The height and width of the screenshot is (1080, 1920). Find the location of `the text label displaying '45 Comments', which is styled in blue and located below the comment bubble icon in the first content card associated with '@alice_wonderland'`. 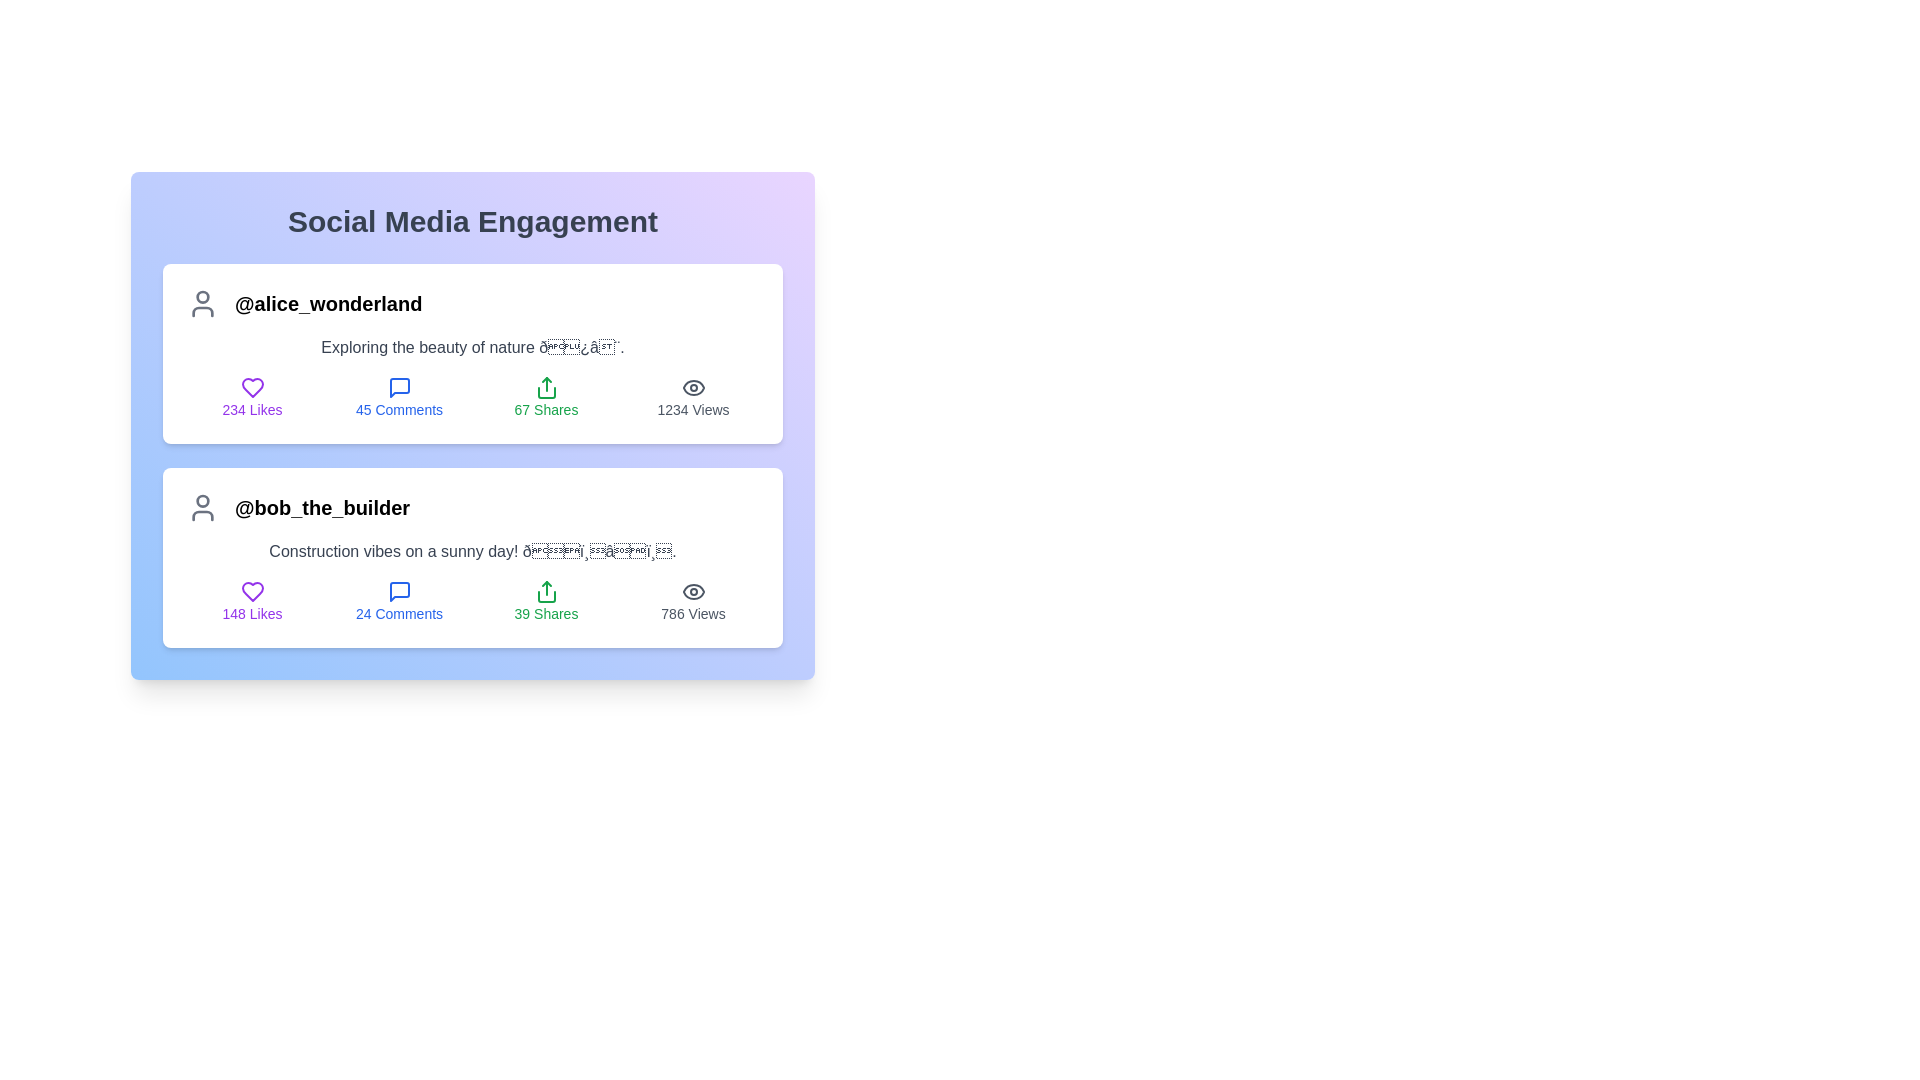

the text label displaying '45 Comments', which is styled in blue and located below the comment bubble icon in the first content card associated with '@alice_wonderland' is located at coordinates (399, 408).